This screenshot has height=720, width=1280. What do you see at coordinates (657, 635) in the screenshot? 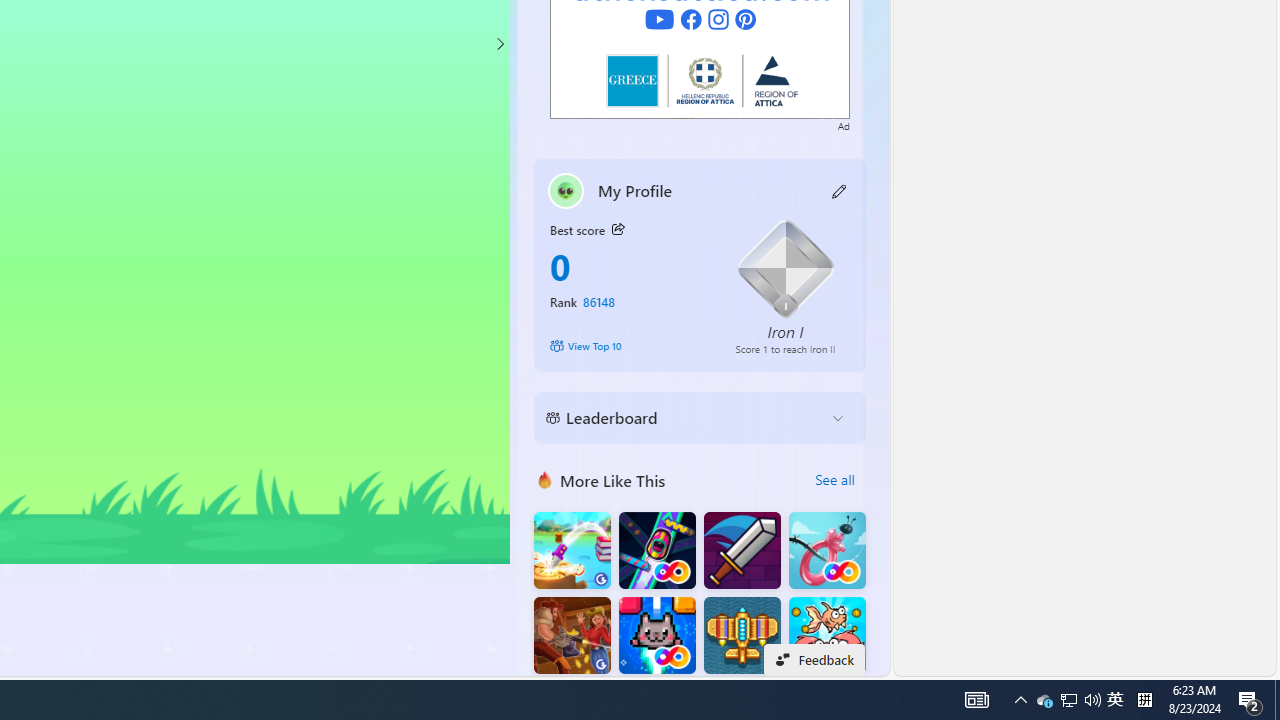
I see `'Kitten Force FRVR'` at bounding box center [657, 635].